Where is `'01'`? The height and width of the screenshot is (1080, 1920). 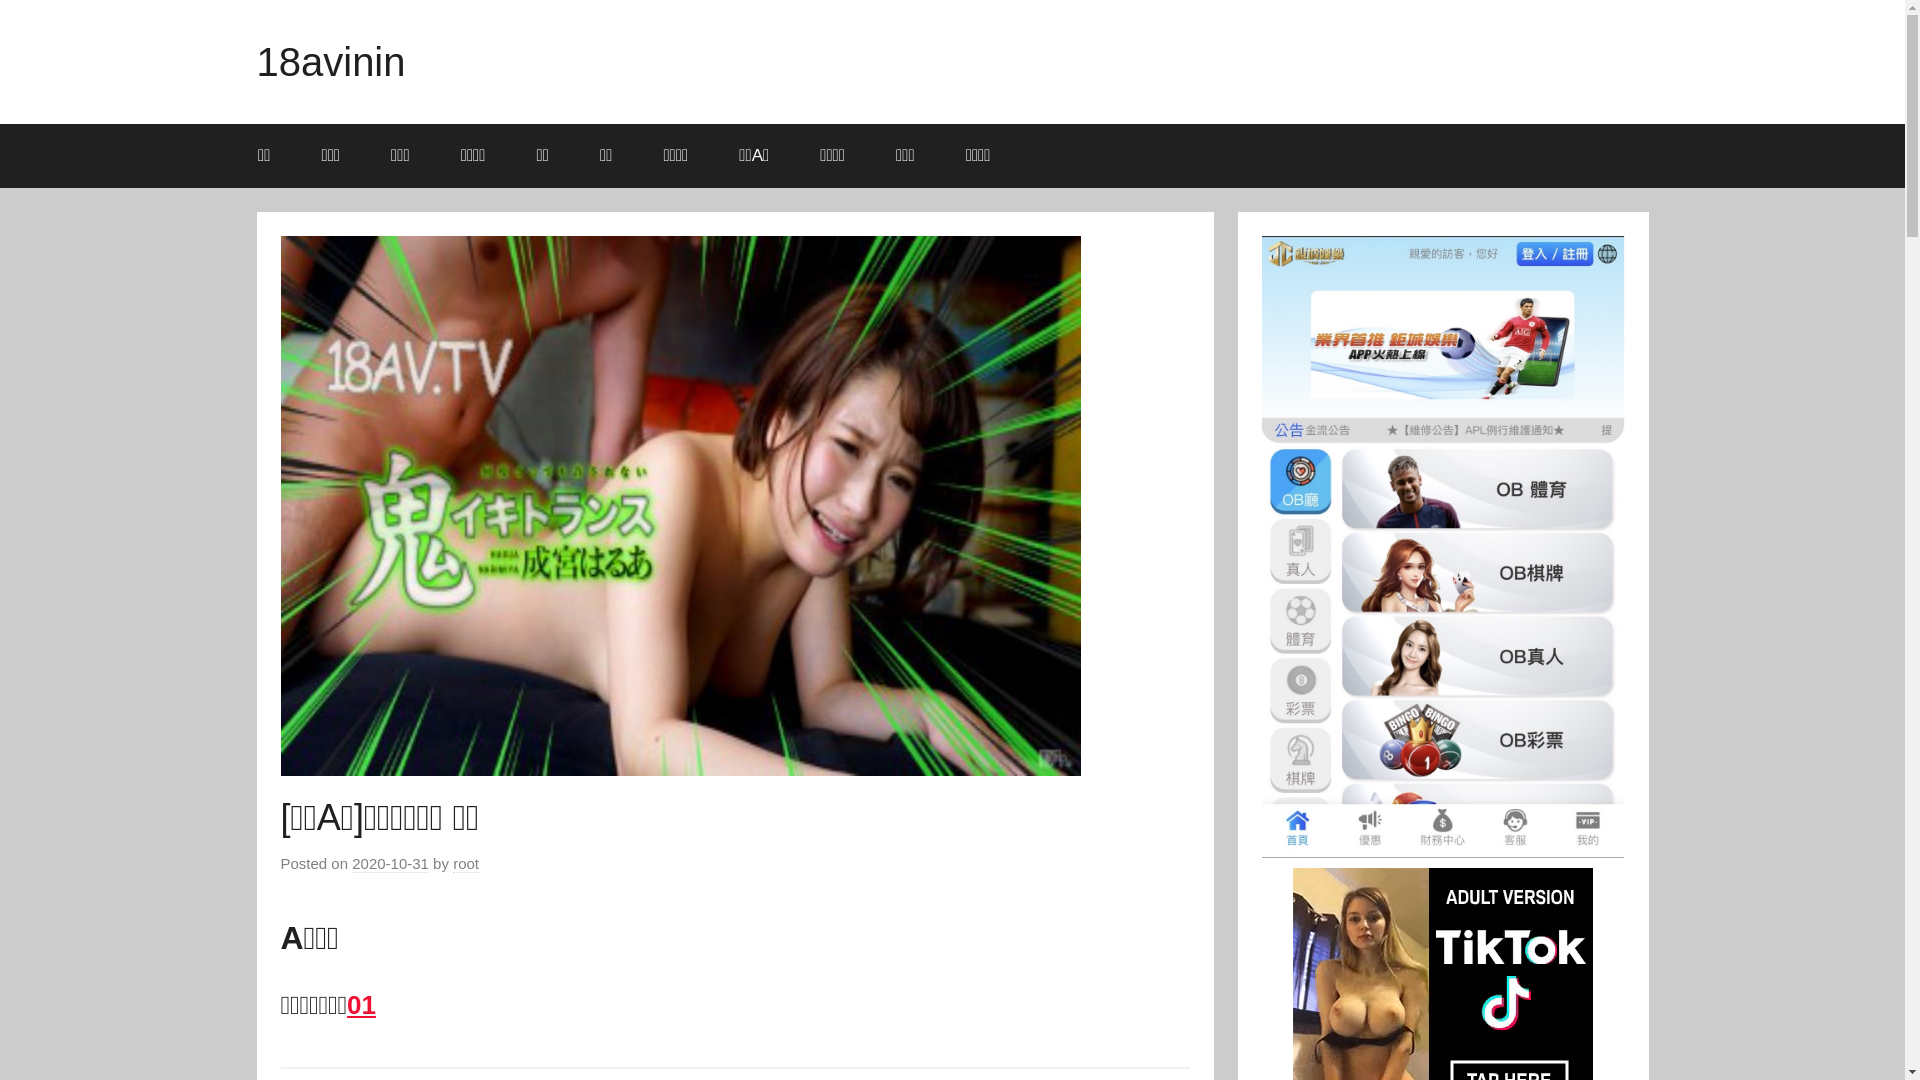
'01' is located at coordinates (361, 1005).